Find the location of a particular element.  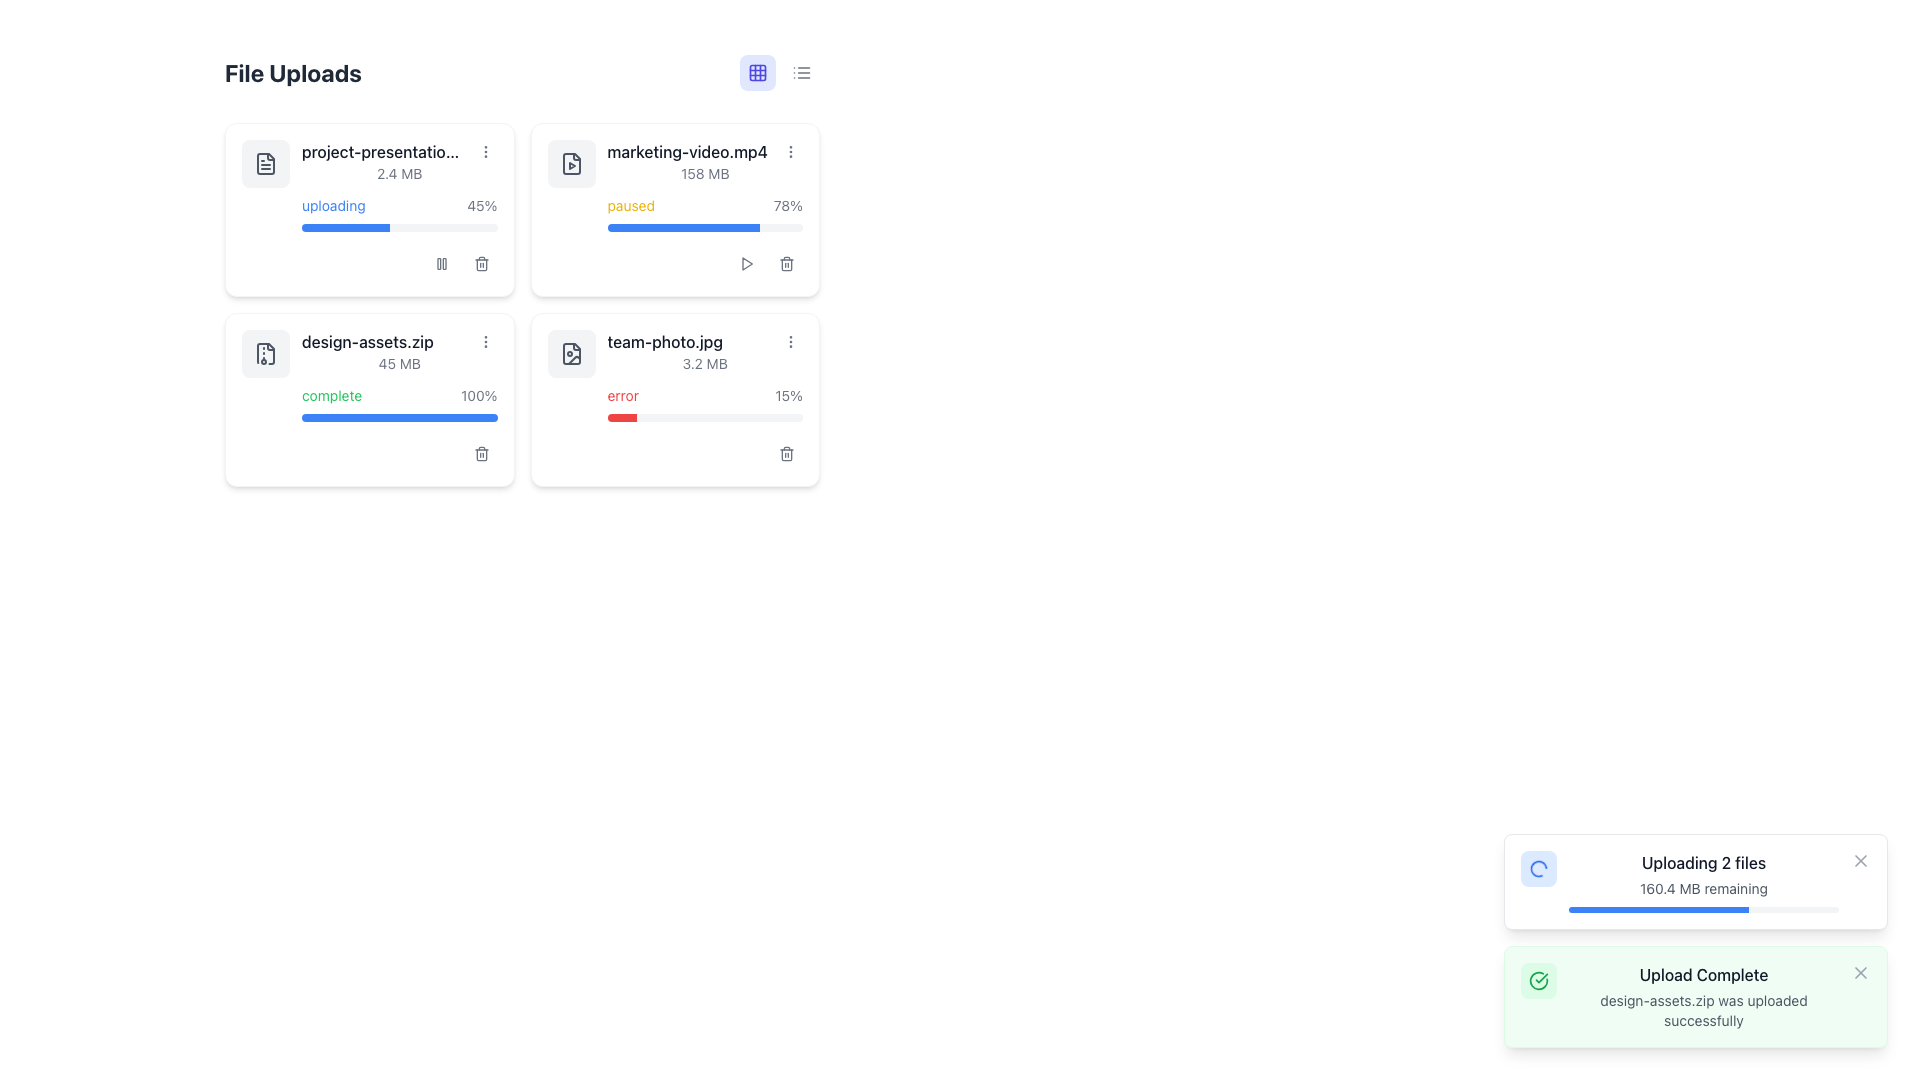

the icon associated with the 'team-photo.jpg' file located in the bottom-right card of the file upload grid, positioned next to the file name text is located at coordinates (570, 353).